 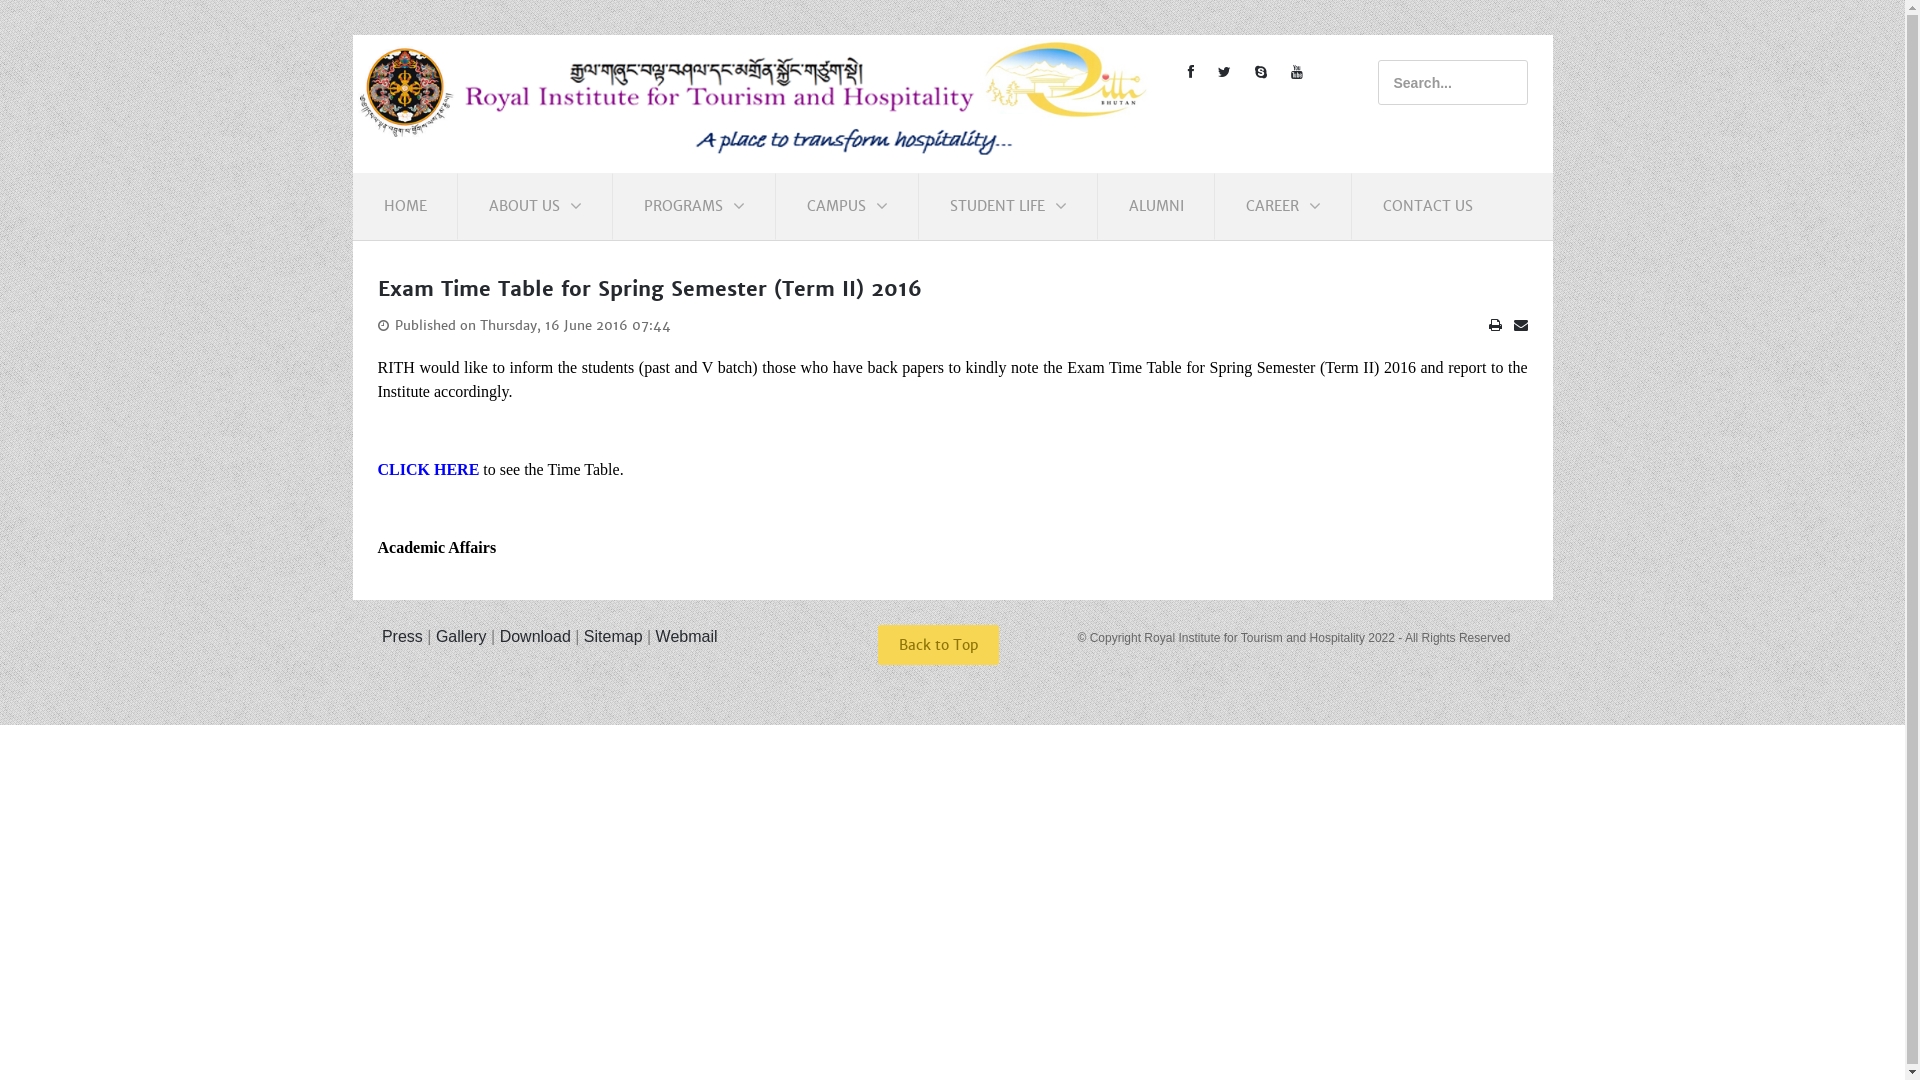 What do you see at coordinates (1008, 206) in the screenshot?
I see `'STUDENT LIFE'` at bounding box center [1008, 206].